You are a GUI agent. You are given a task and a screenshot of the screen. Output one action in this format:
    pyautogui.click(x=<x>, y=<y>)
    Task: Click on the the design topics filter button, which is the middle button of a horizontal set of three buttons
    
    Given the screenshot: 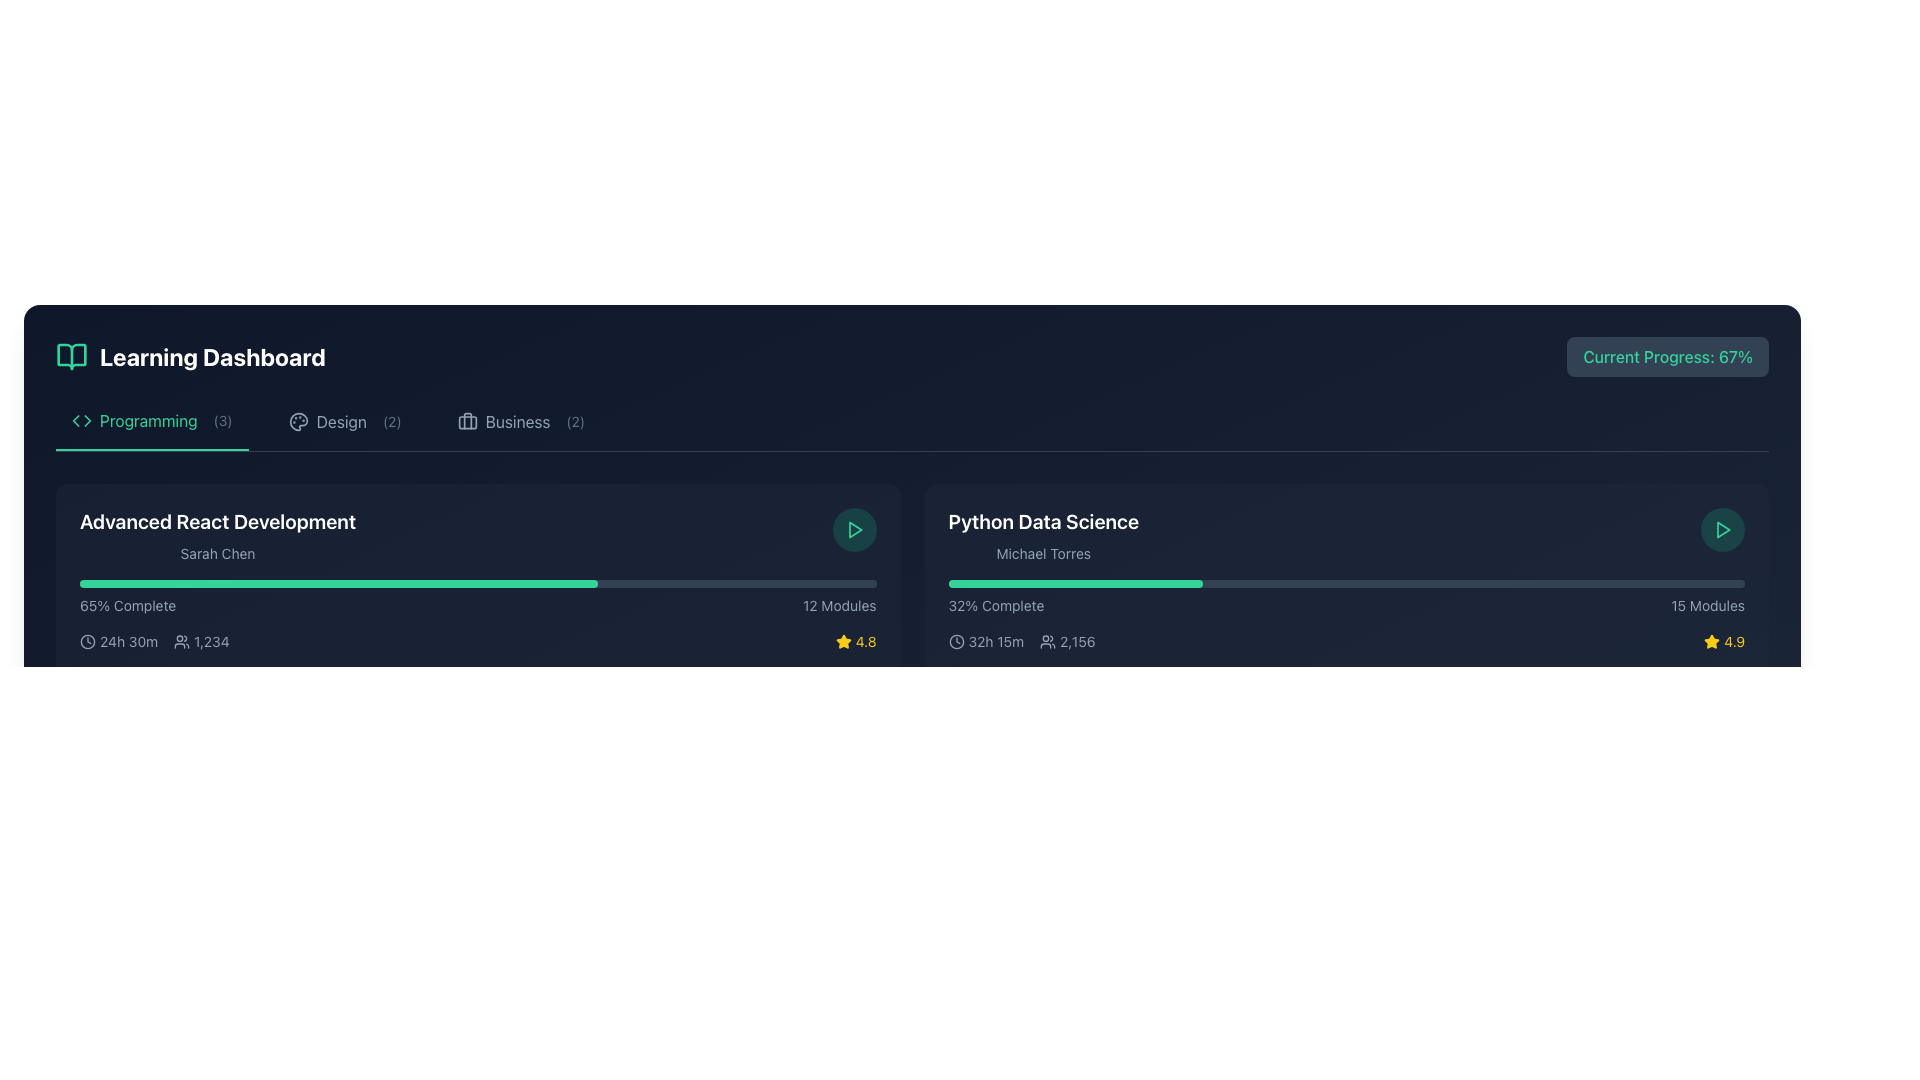 What is the action you would take?
    pyautogui.click(x=345, y=428)
    